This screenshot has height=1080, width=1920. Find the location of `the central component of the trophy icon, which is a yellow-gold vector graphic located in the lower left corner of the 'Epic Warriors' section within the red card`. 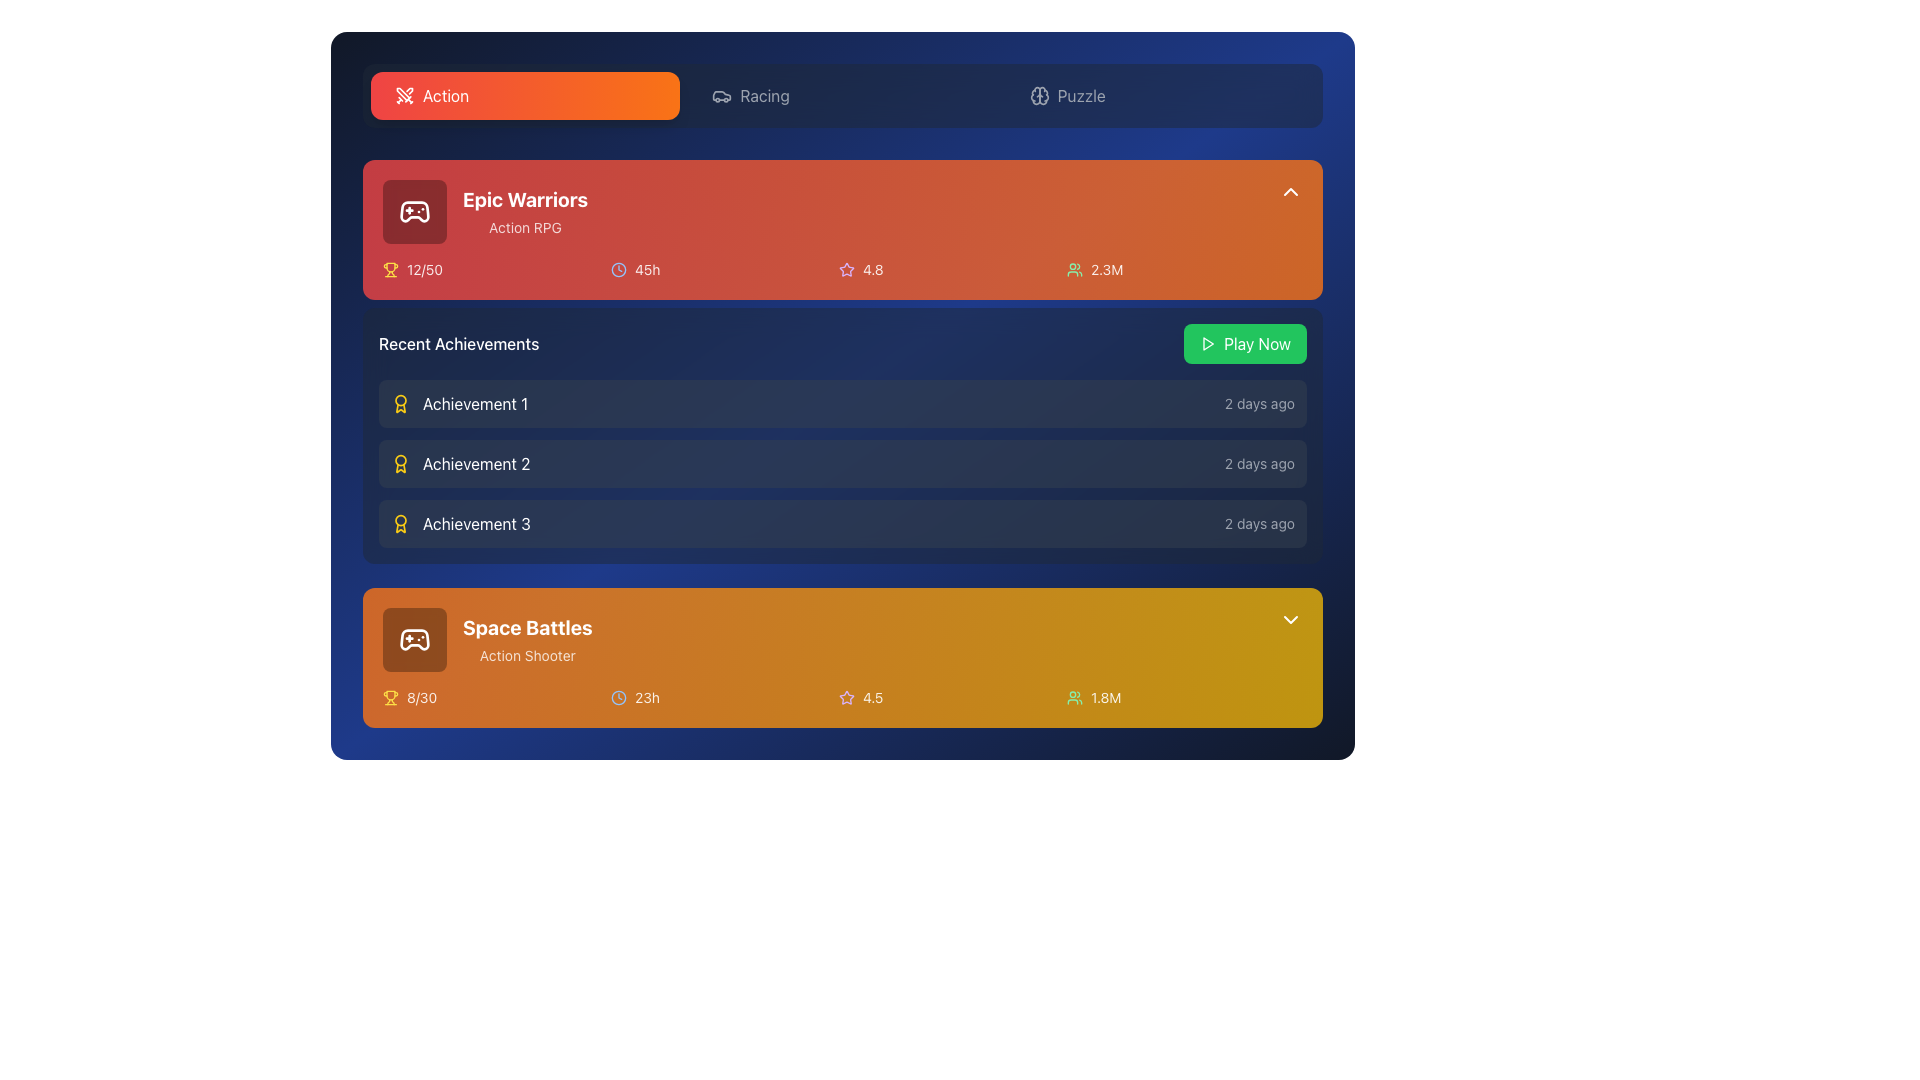

the central component of the trophy icon, which is a yellow-gold vector graphic located in the lower left corner of the 'Epic Warriors' section within the red card is located at coordinates (390, 265).